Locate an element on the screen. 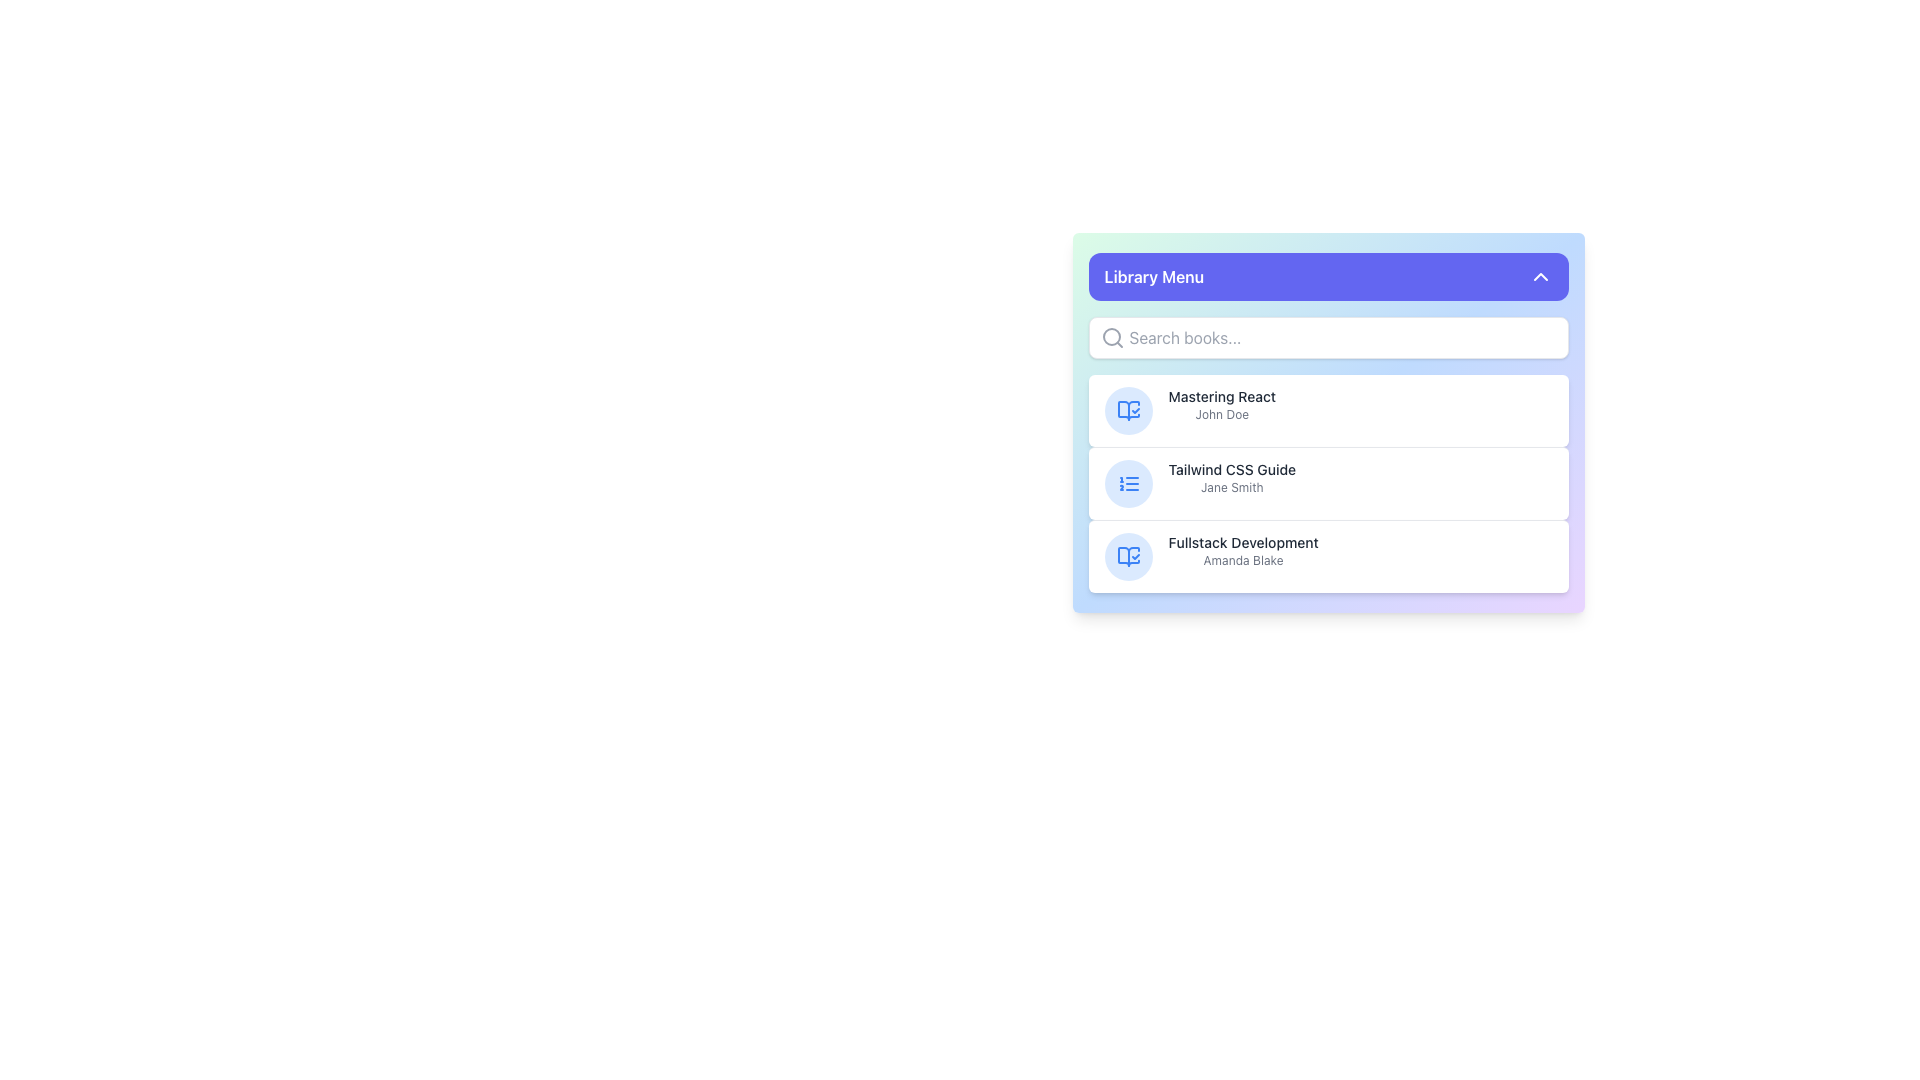 This screenshot has height=1080, width=1920. the text block displaying information about the book located in the second entry of the list, positioned below 'Mastering React' and above 'Fullstack Development' is located at coordinates (1231, 478).